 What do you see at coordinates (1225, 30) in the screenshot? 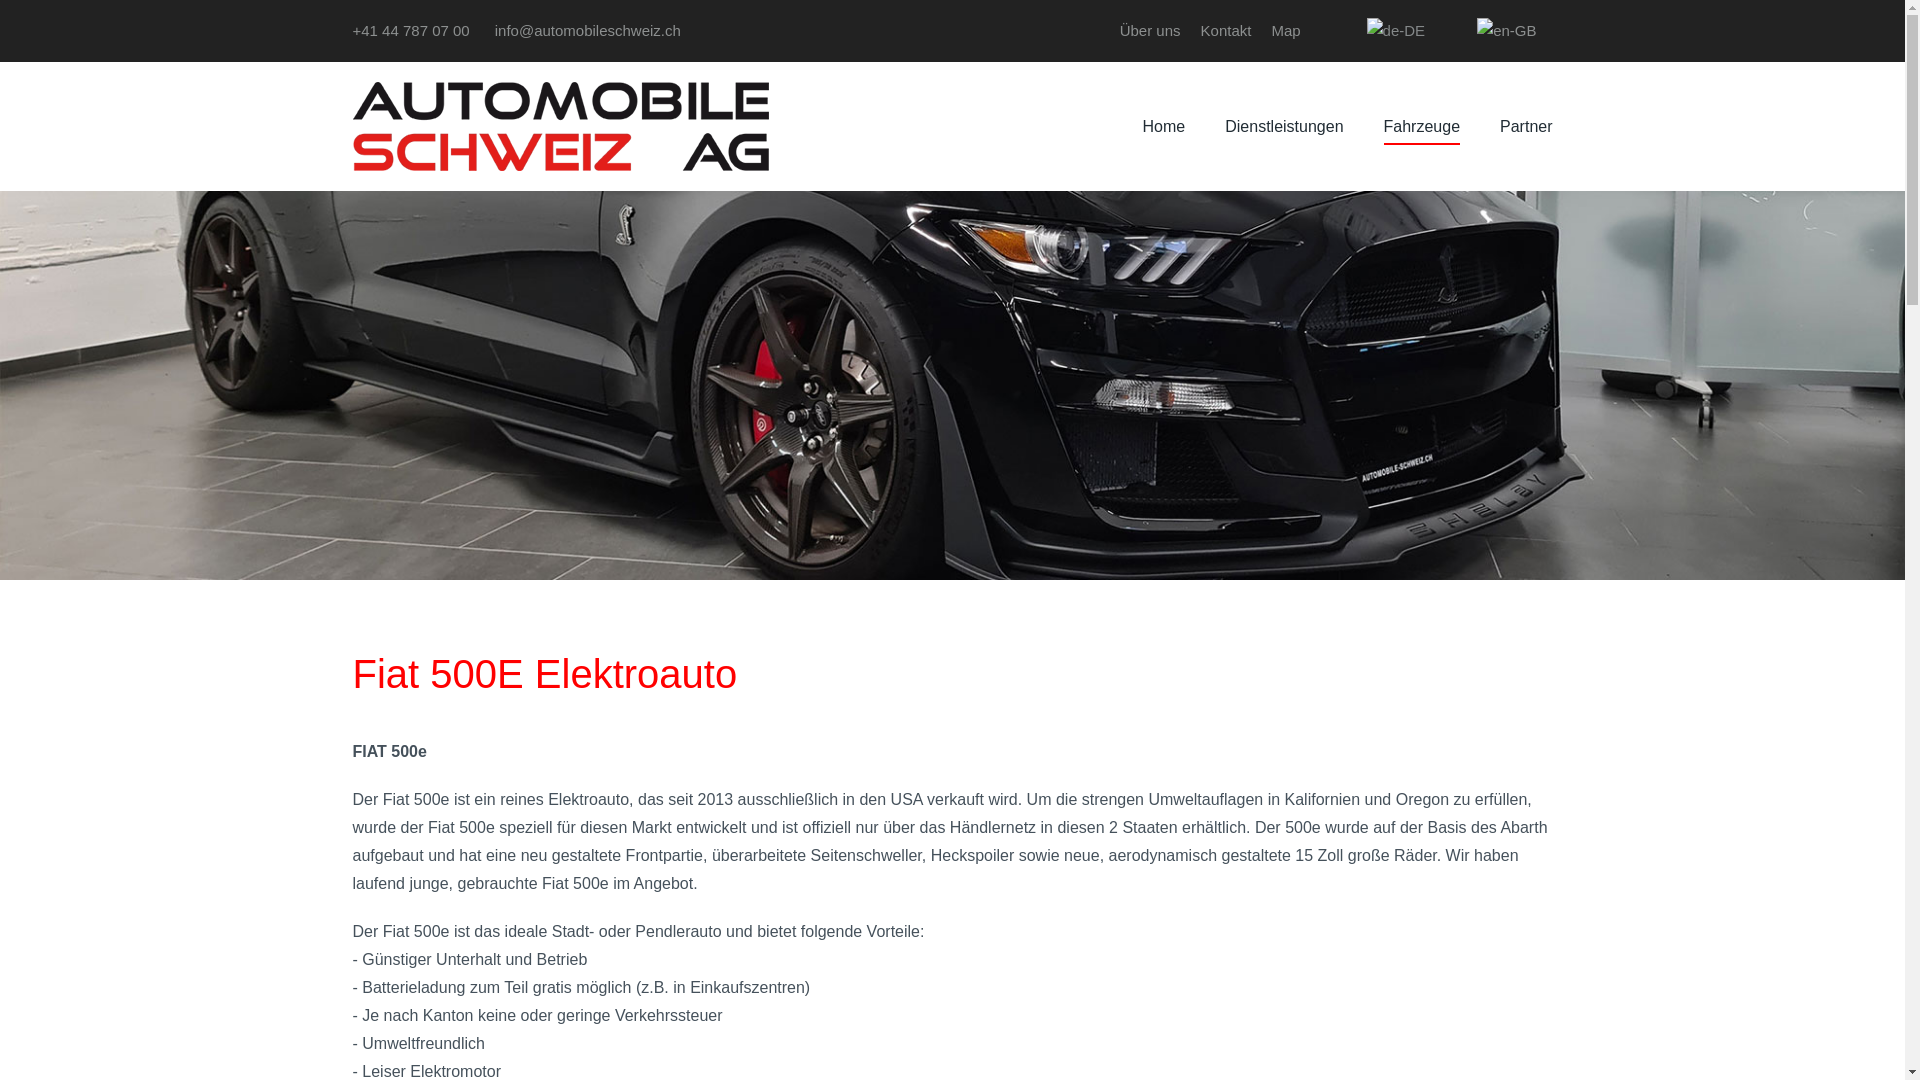
I see `'Kontakt'` at bounding box center [1225, 30].